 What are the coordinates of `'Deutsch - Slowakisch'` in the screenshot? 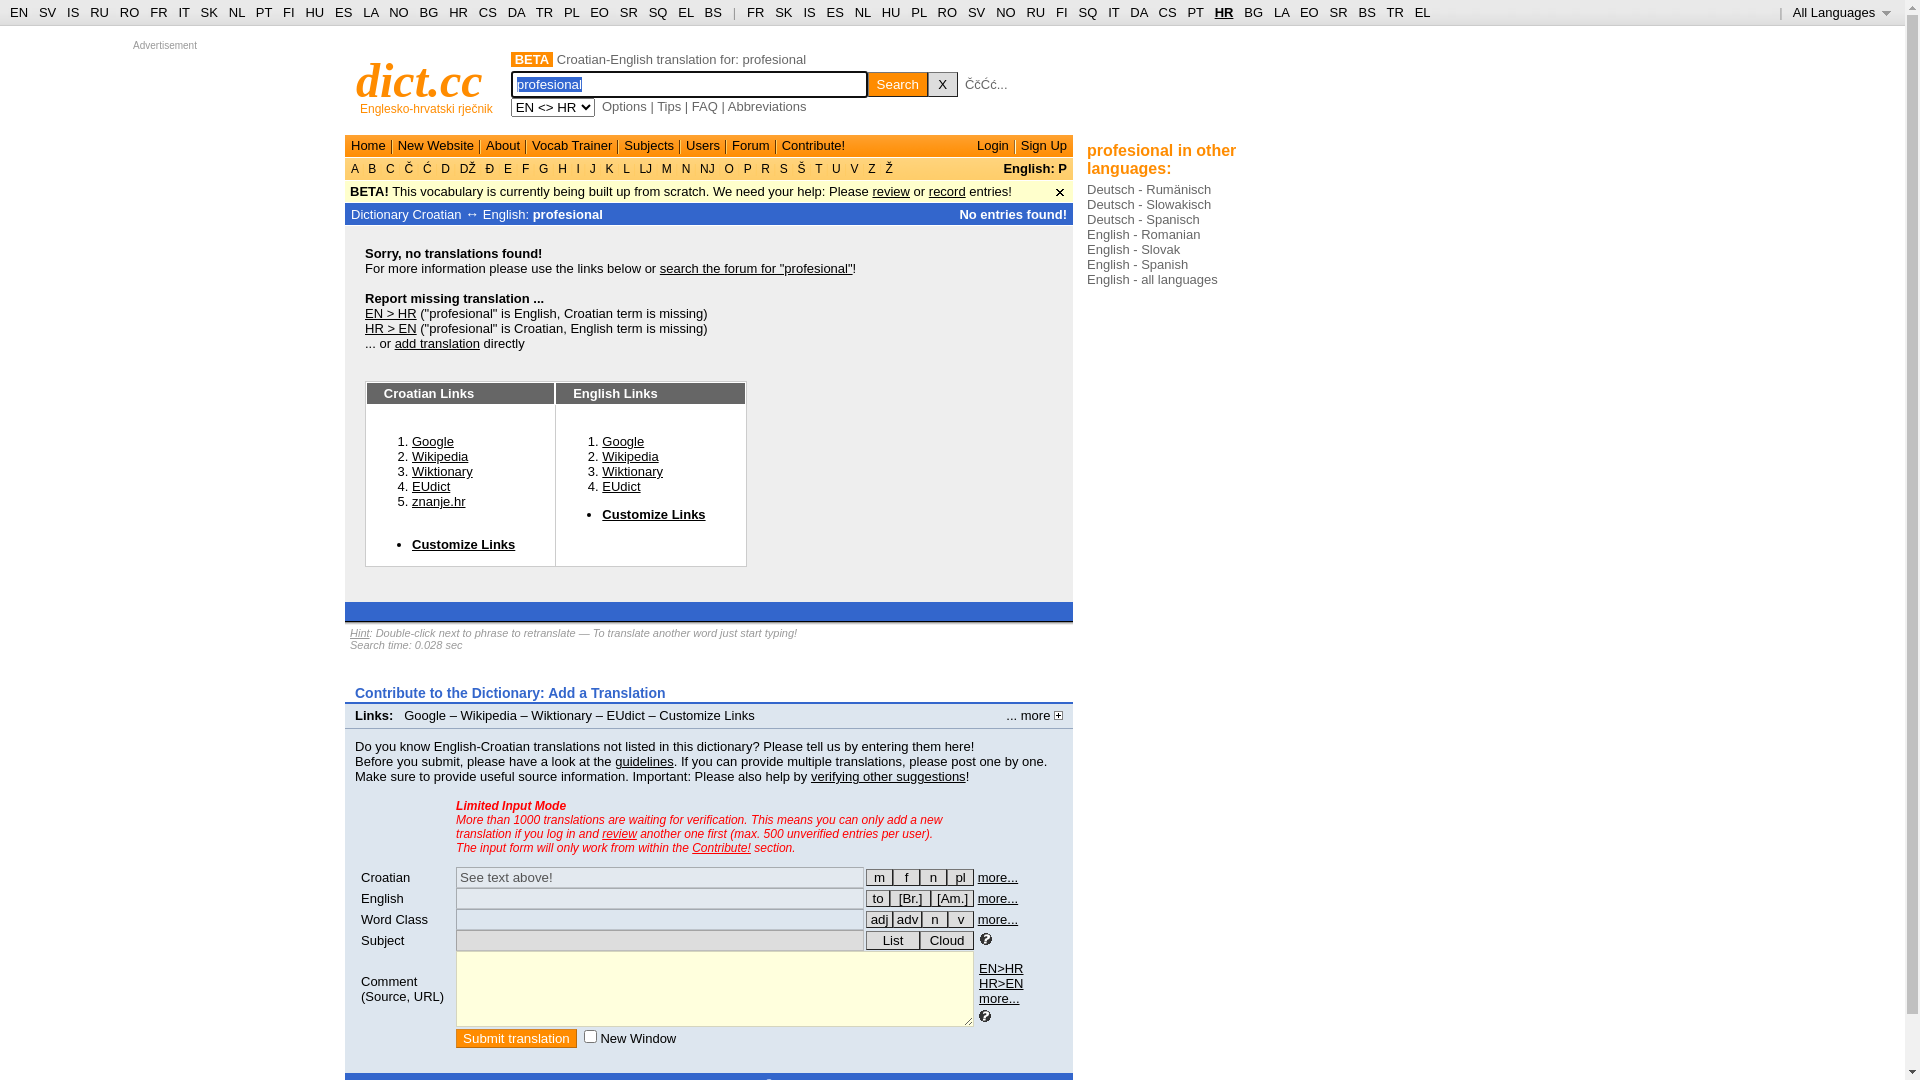 It's located at (1148, 204).